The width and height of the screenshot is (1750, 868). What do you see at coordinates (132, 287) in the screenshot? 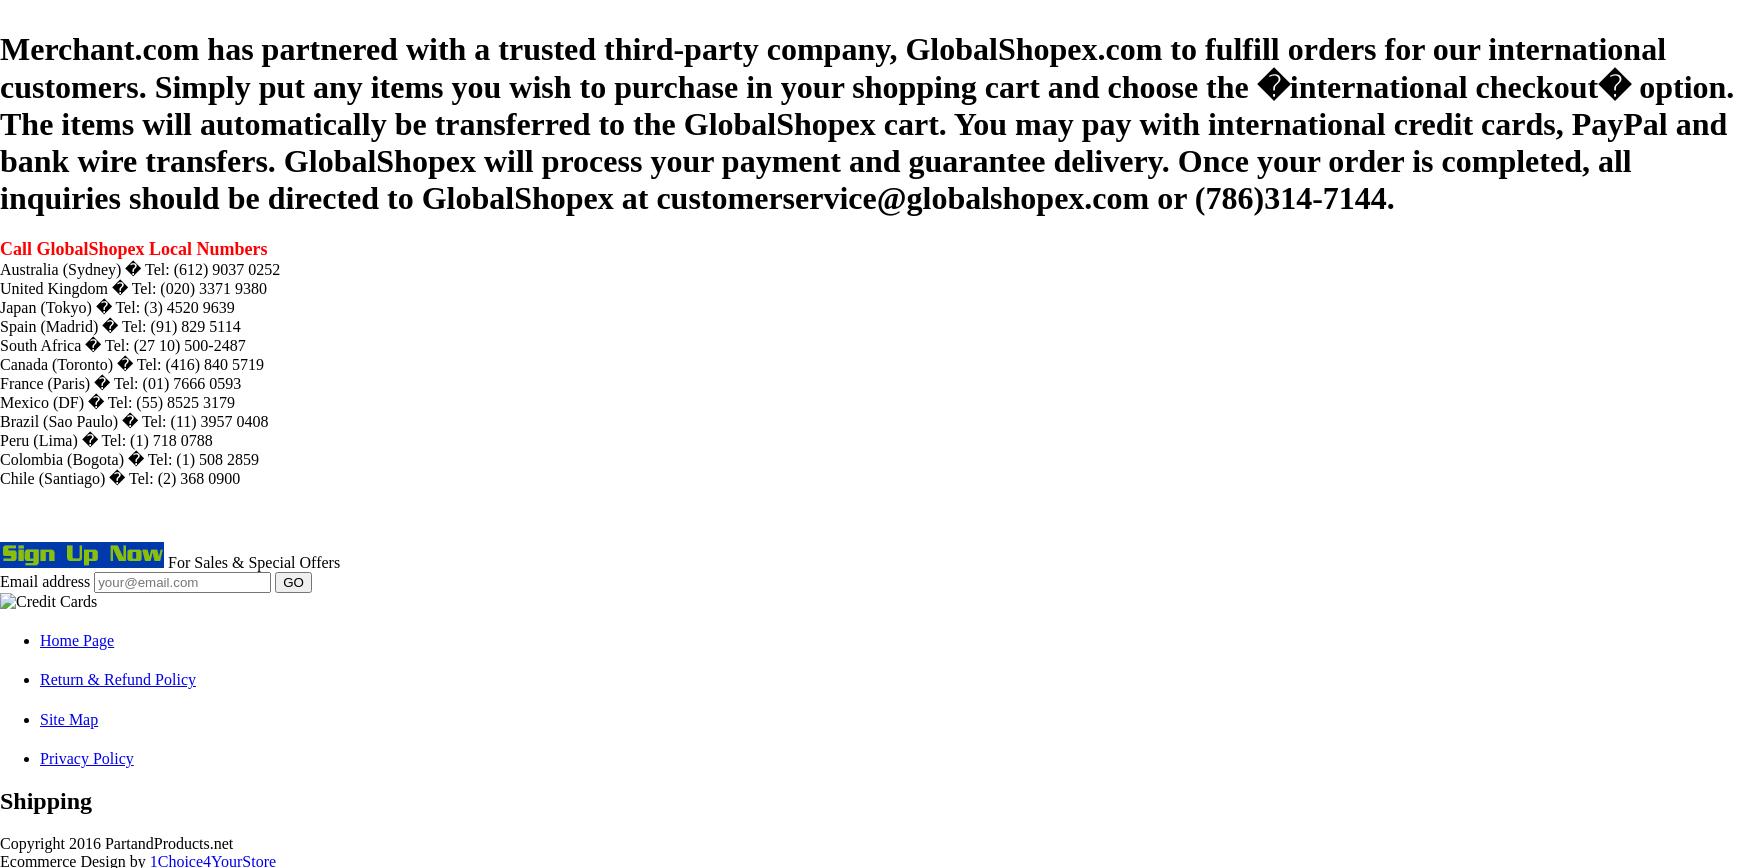
I see `'United Kingdom � Tel: (020) 3371 9380'` at bounding box center [132, 287].